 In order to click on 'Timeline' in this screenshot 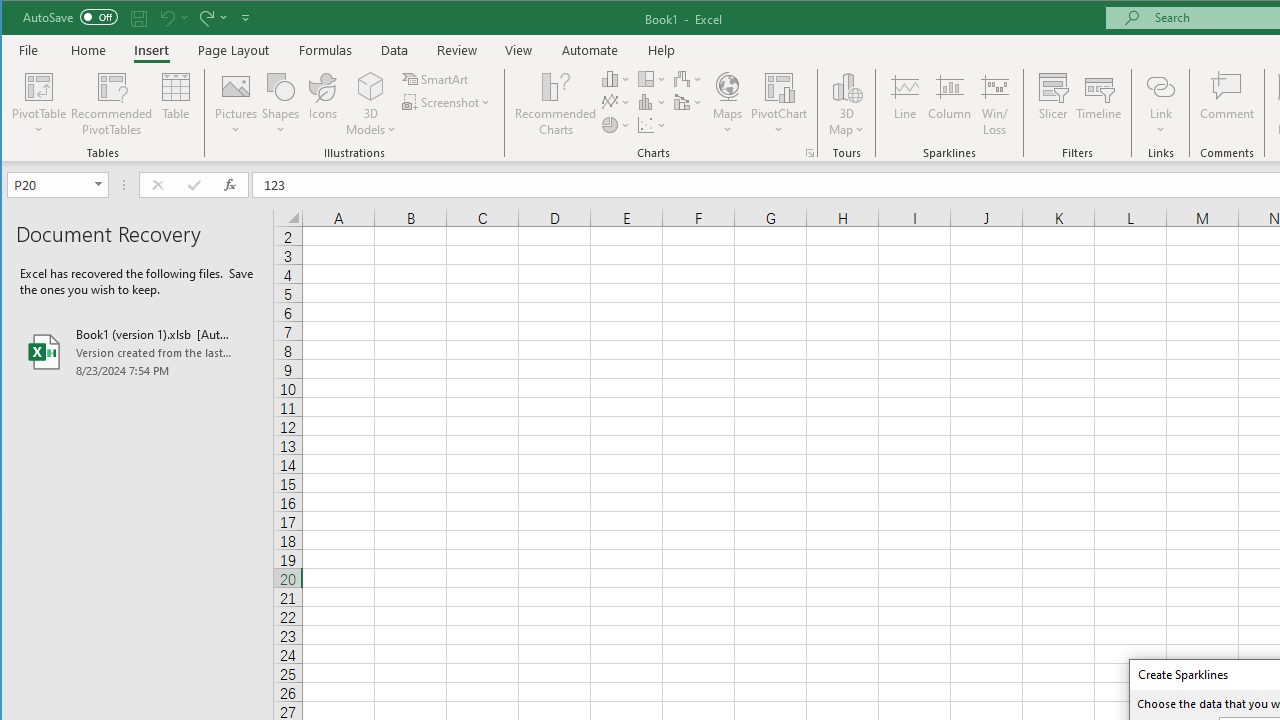, I will do `click(1097, 104)`.